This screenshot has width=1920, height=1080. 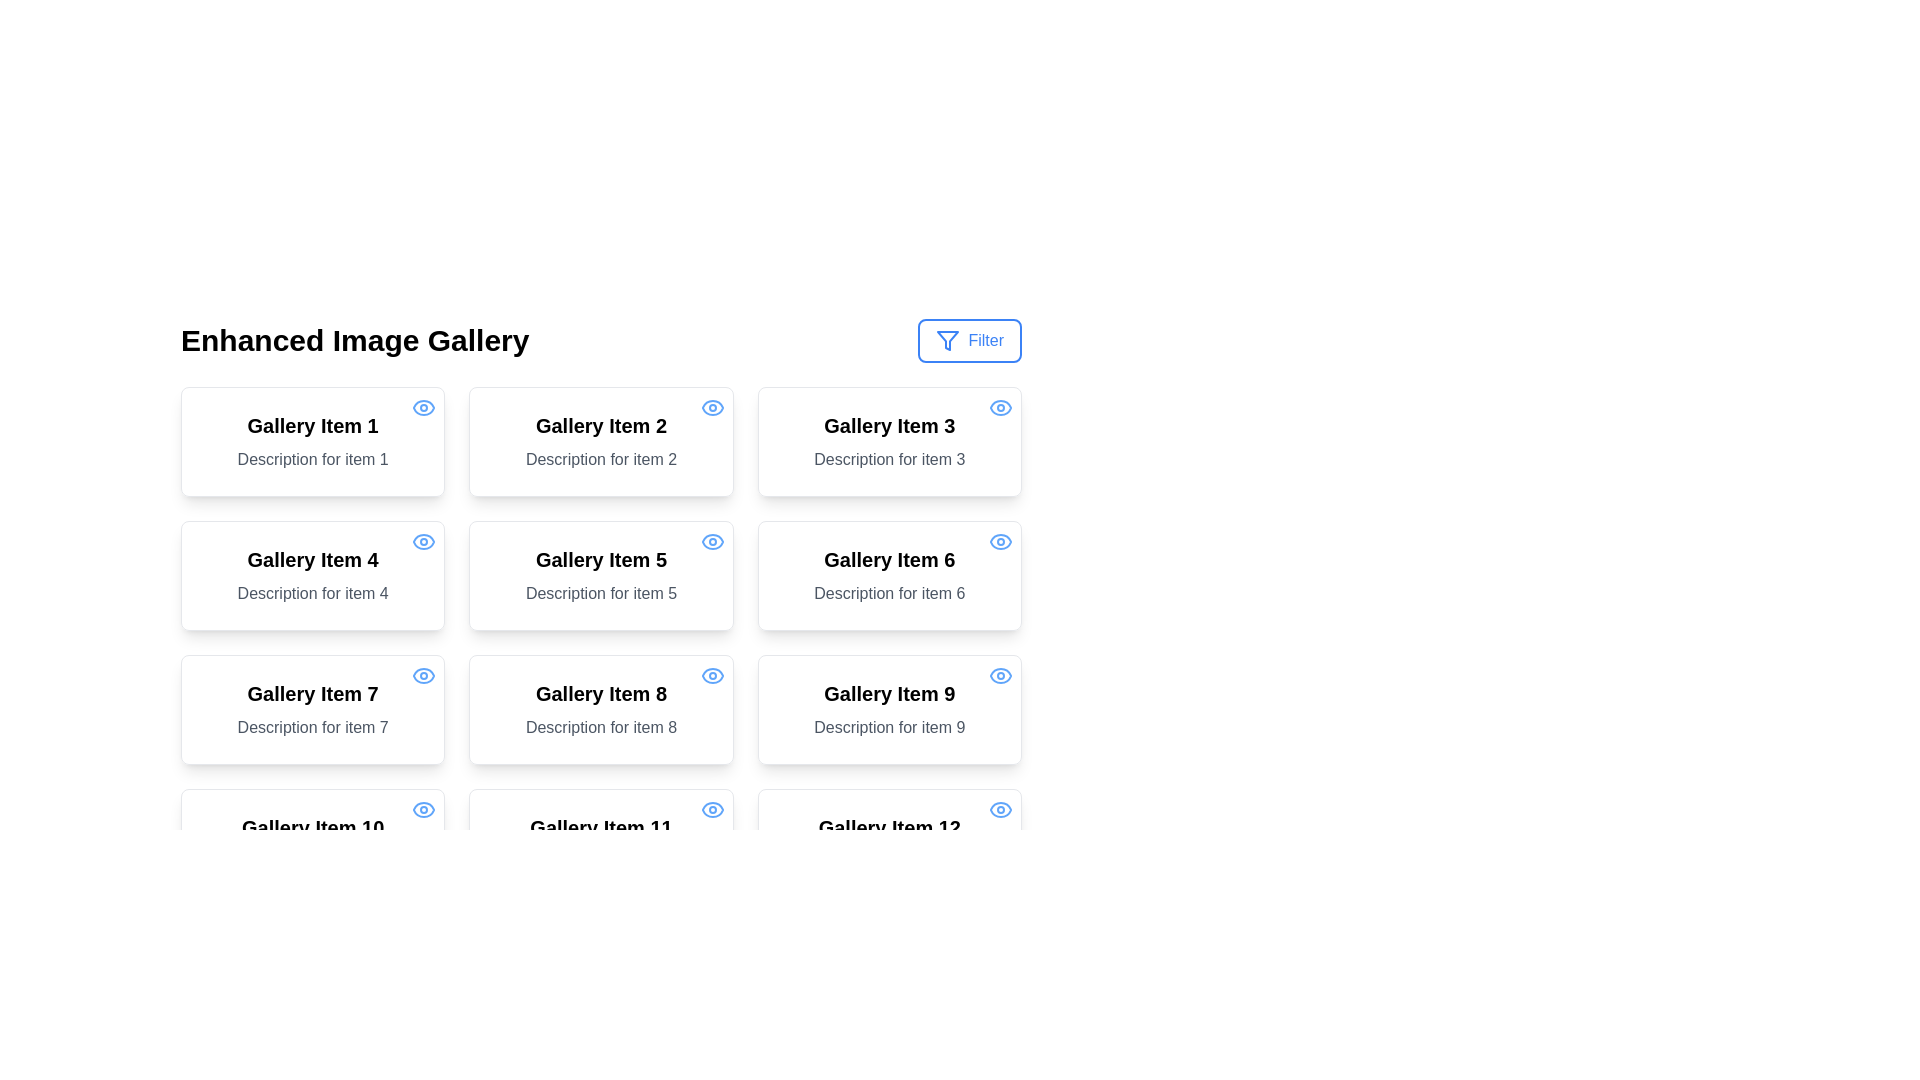 I want to click on the text label that serves as a title for a gallery item, located in the leftmost column of the fourth row, above the description text 'Description for item 11', so click(x=600, y=828).